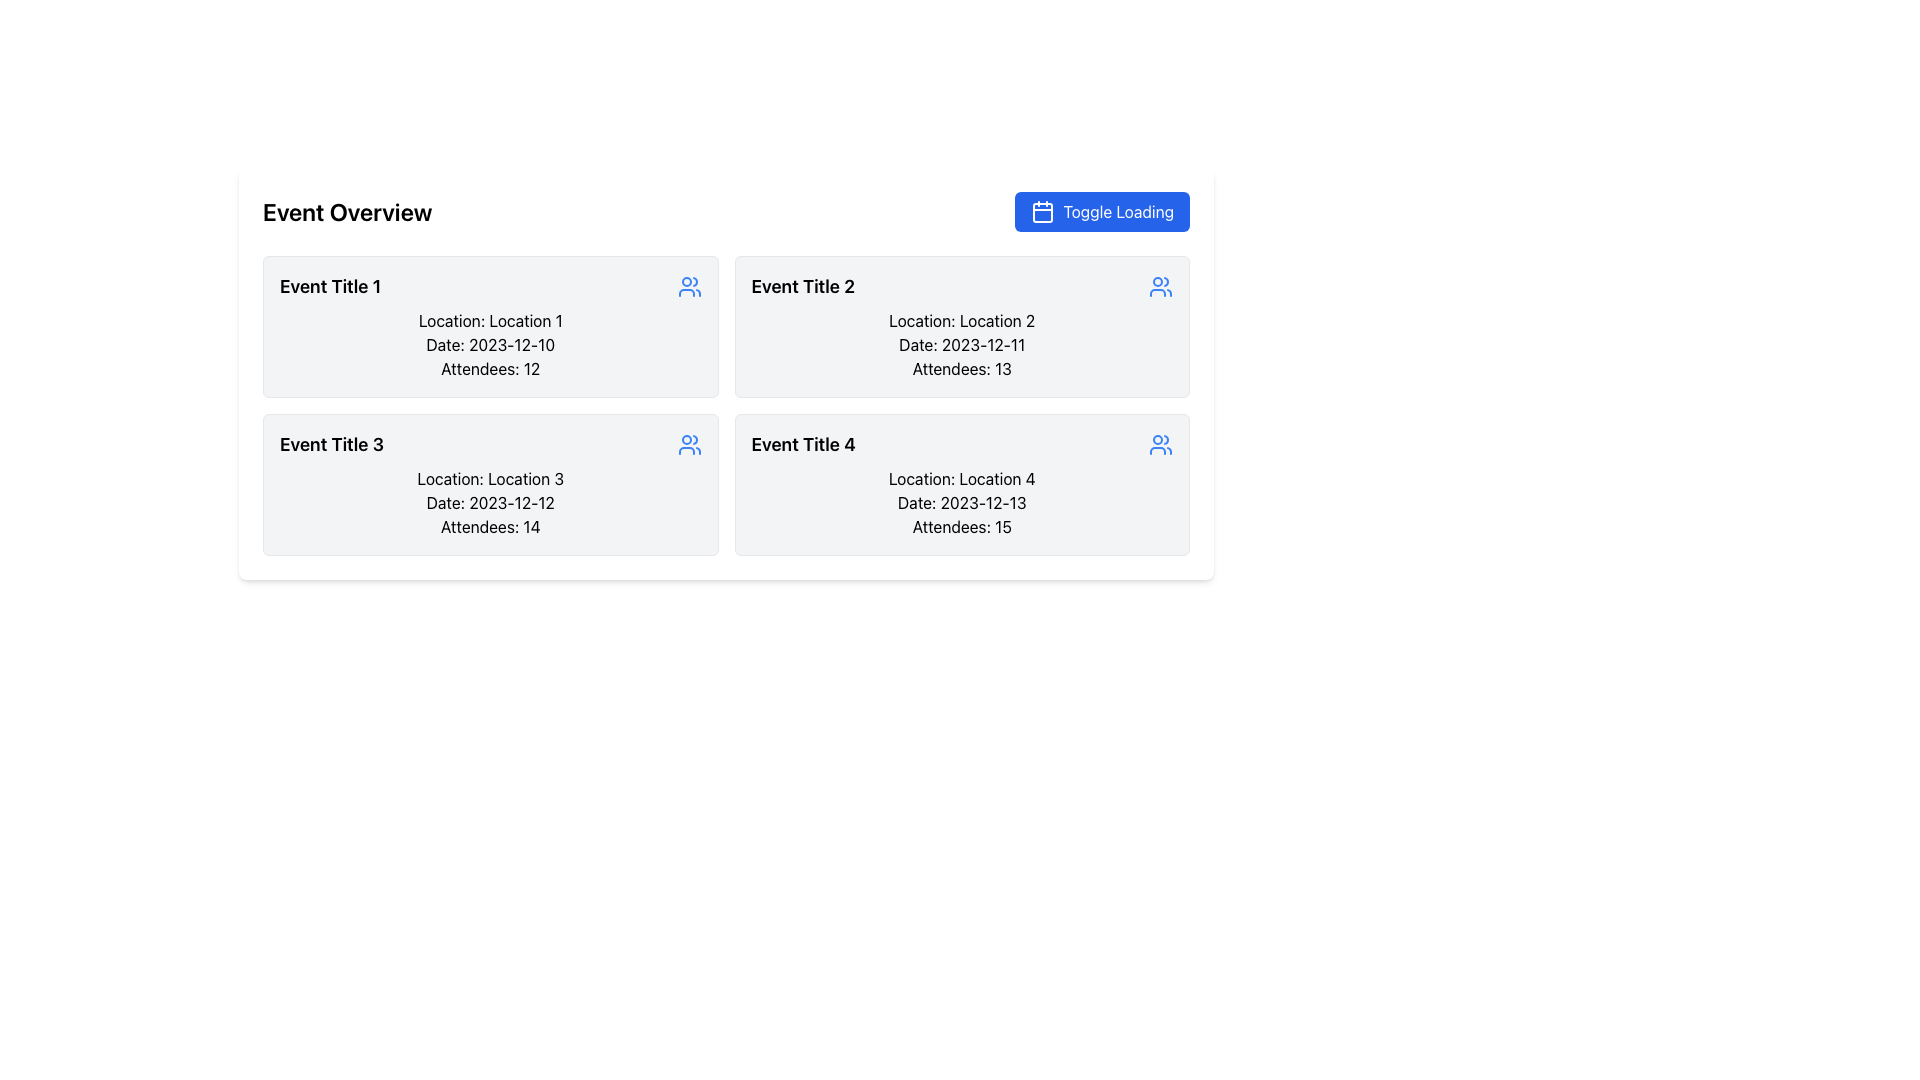 Image resolution: width=1920 pixels, height=1080 pixels. Describe the element at coordinates (490, 343) in the screenshot. I see `the Text Label that provides the date of the event, located within the event card titled 'Event Title 1', positioned below 'Location: Location 1' and above 'Attendees: 12'` at that location.